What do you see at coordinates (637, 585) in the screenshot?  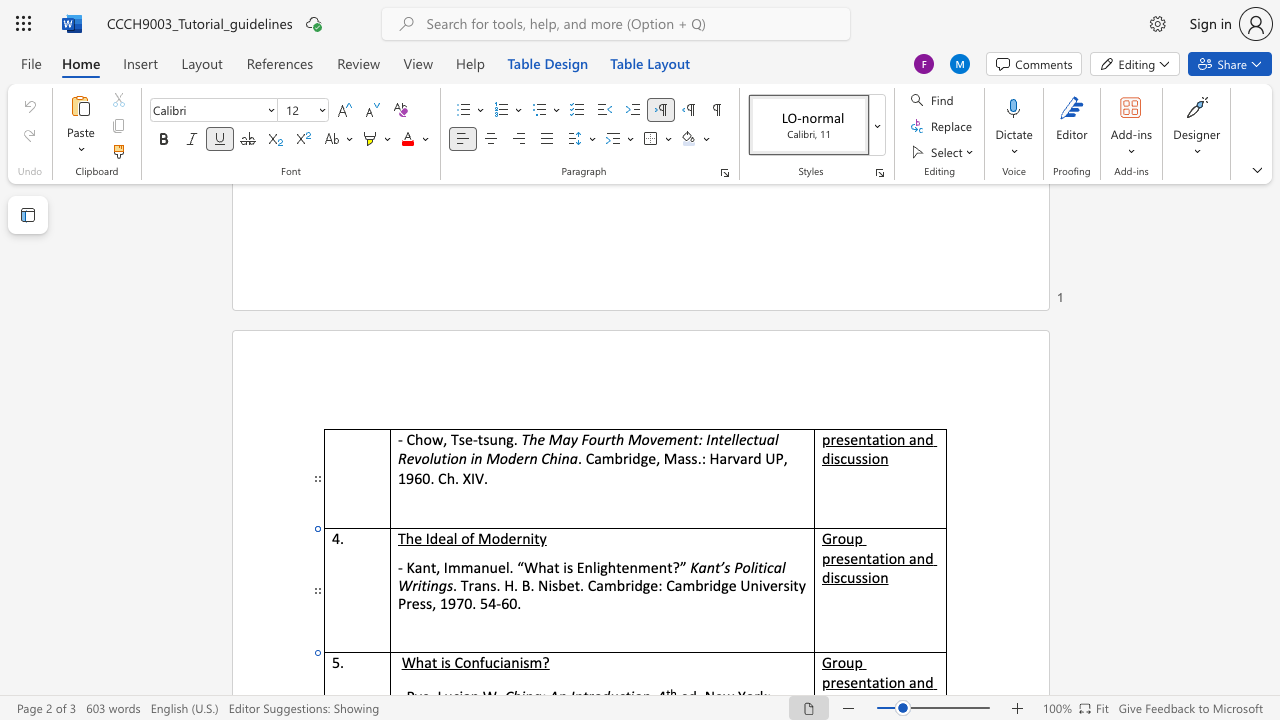 I see `the 1th character "d" in the text` at bounding box center [637, 585].